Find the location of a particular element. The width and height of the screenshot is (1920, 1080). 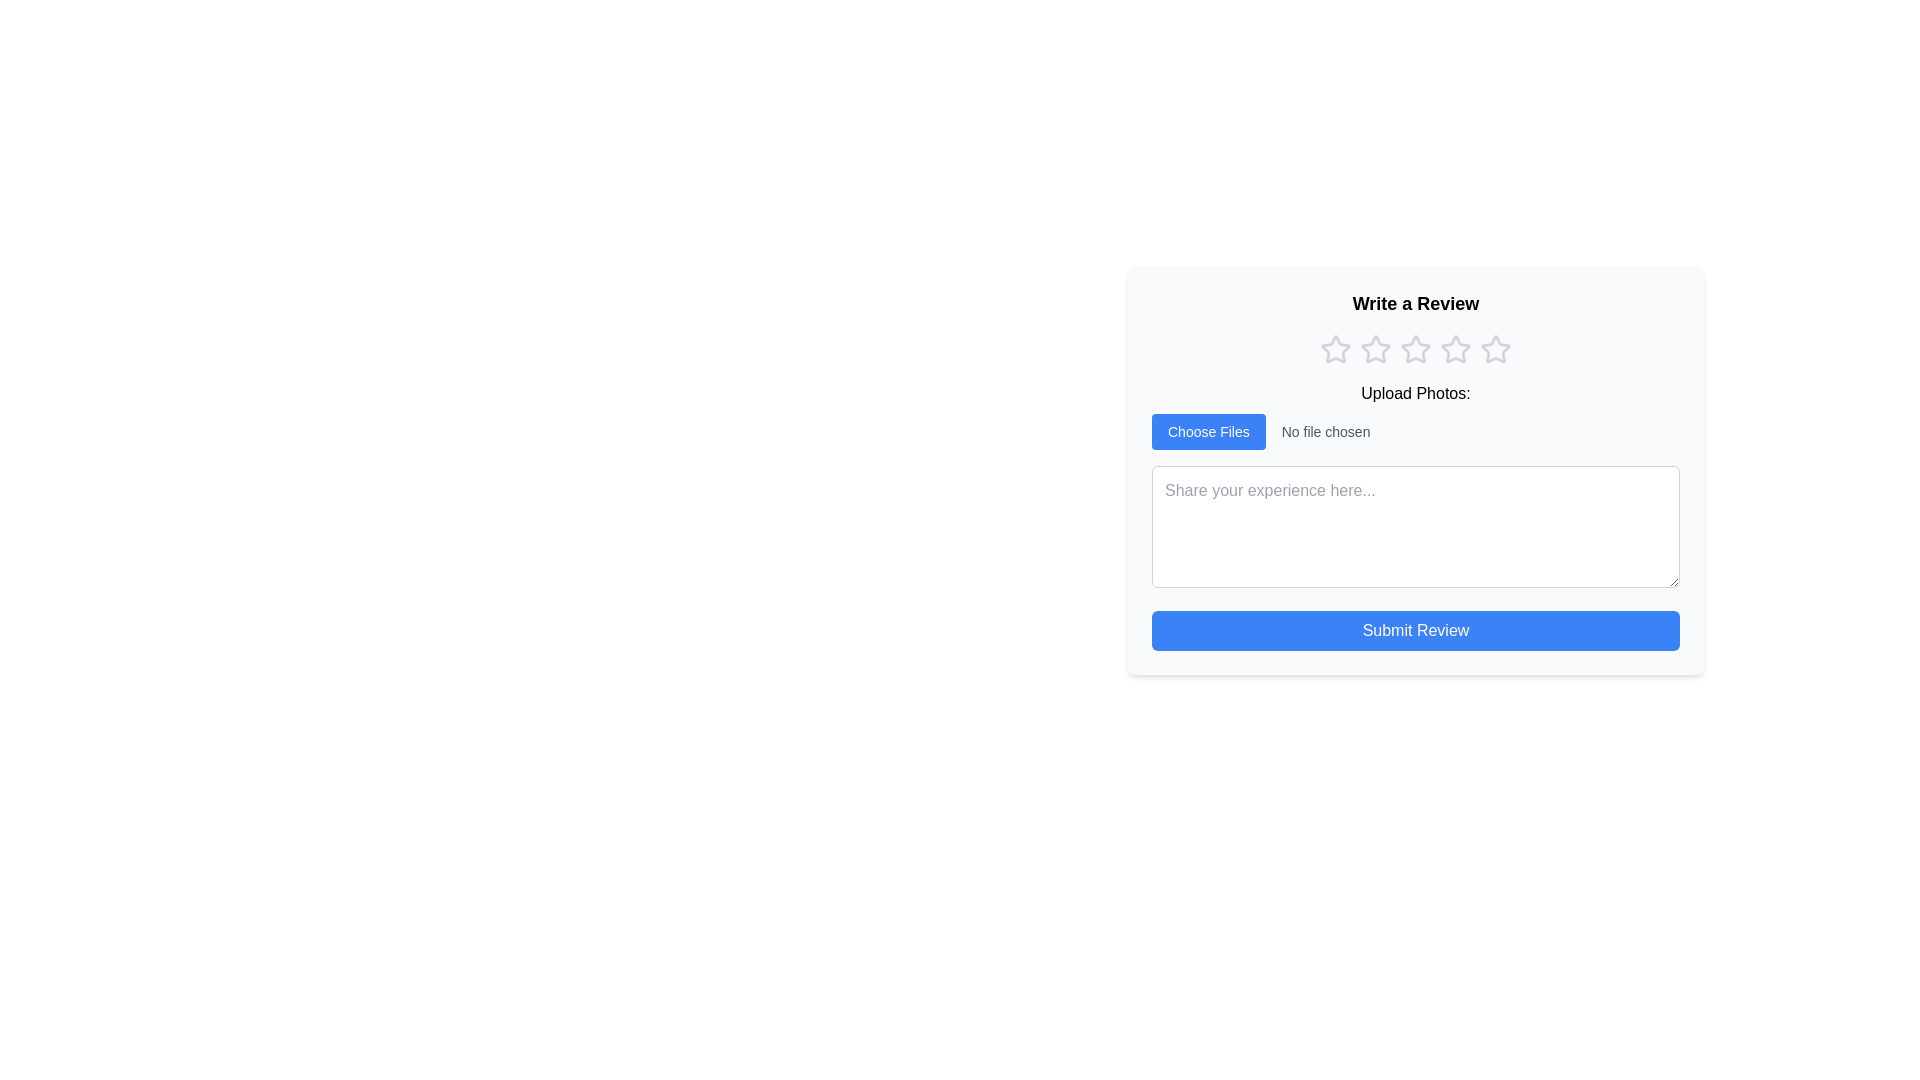

the first star icon is located at coordinates (1373, 347).